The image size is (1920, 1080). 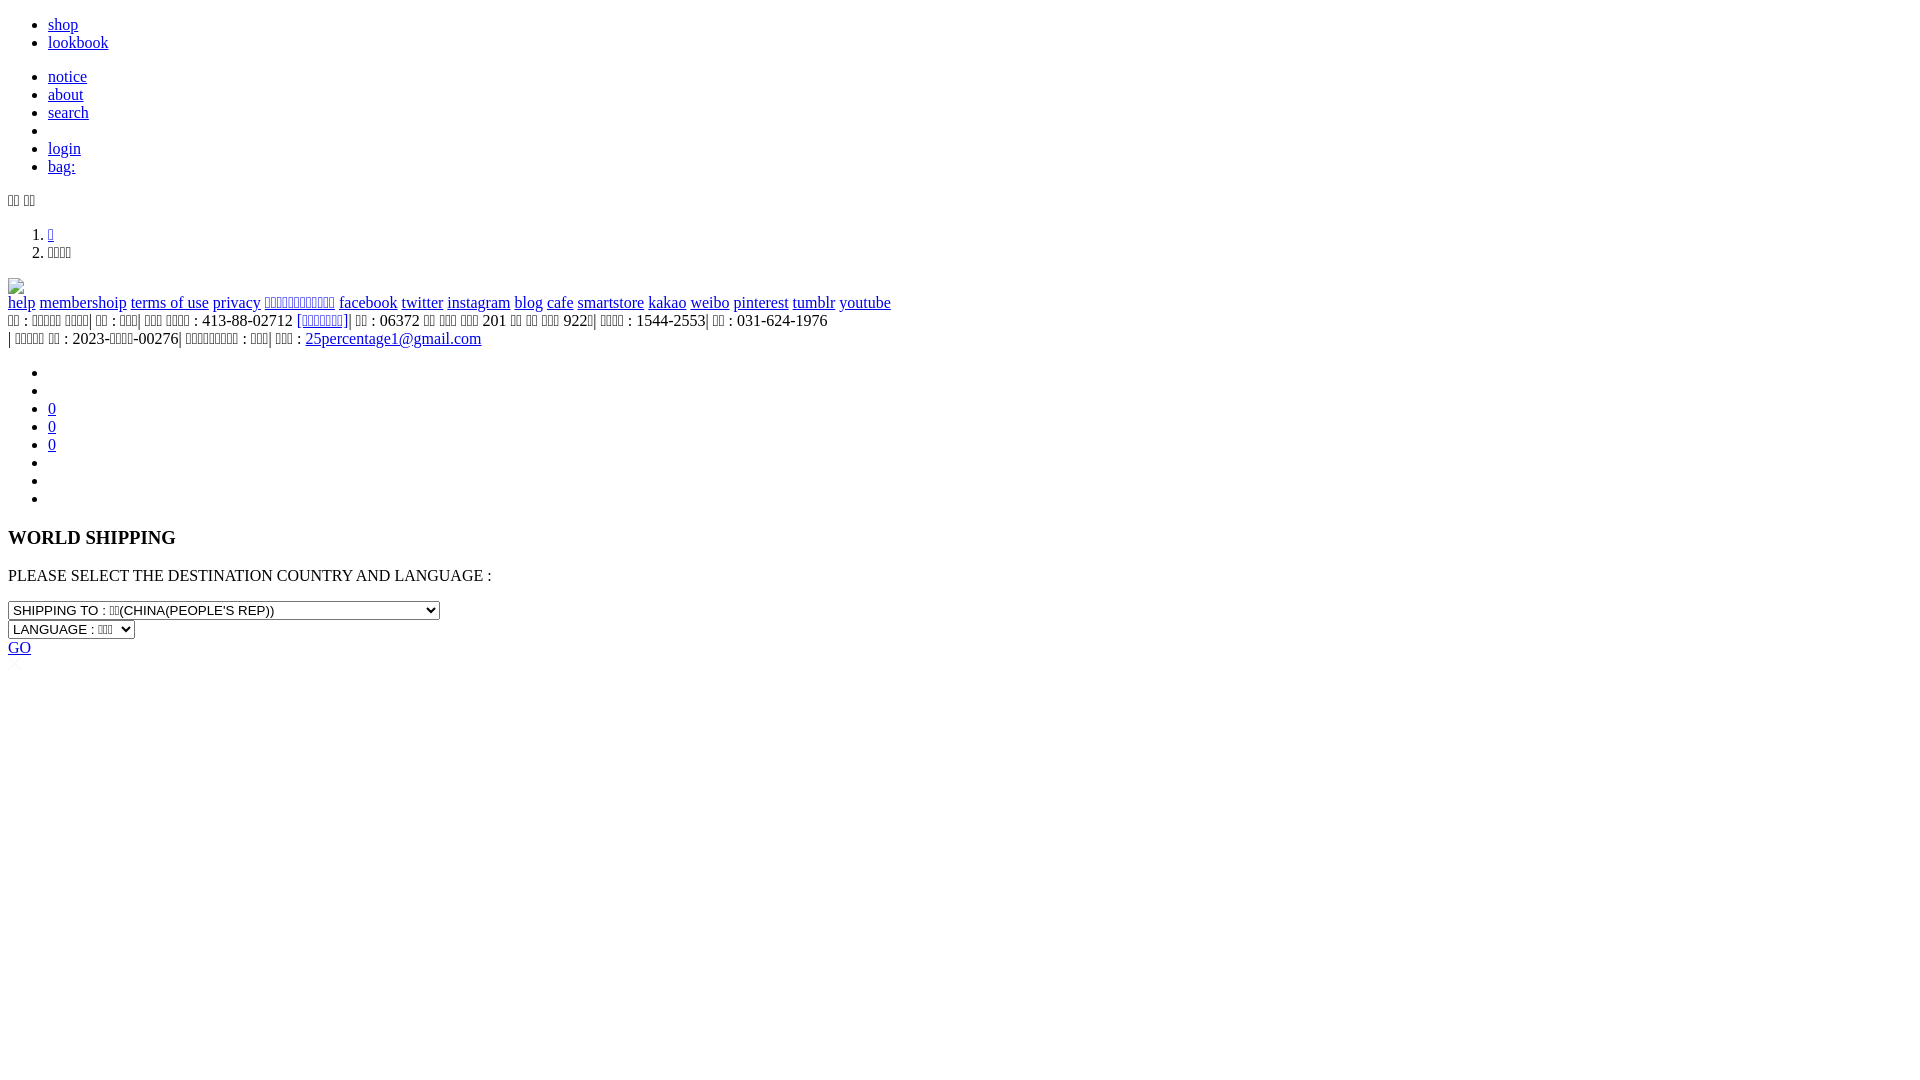 What do you see at coordinates (48, 147) in the screenshot?
I see `'login'` at bounding box center [48, 147].